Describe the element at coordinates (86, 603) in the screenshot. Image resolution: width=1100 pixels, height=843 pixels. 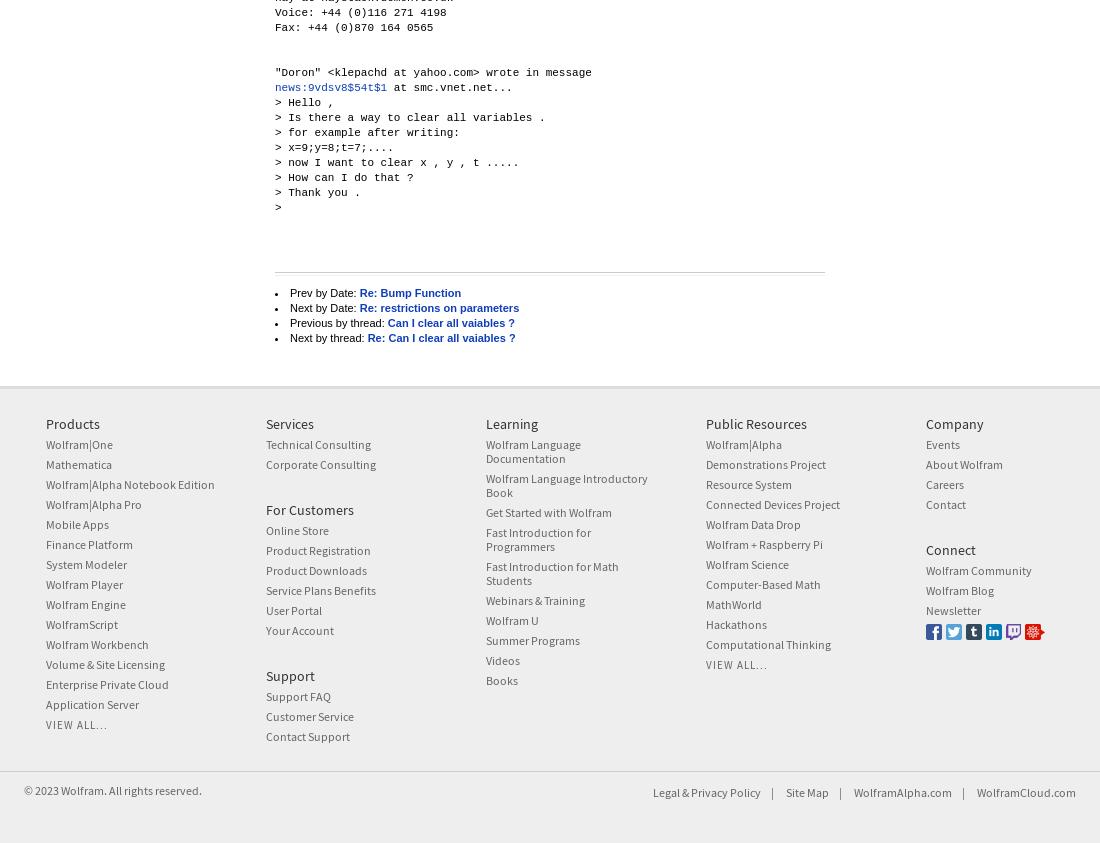
I see `'Wolfram Engine'` at that location.